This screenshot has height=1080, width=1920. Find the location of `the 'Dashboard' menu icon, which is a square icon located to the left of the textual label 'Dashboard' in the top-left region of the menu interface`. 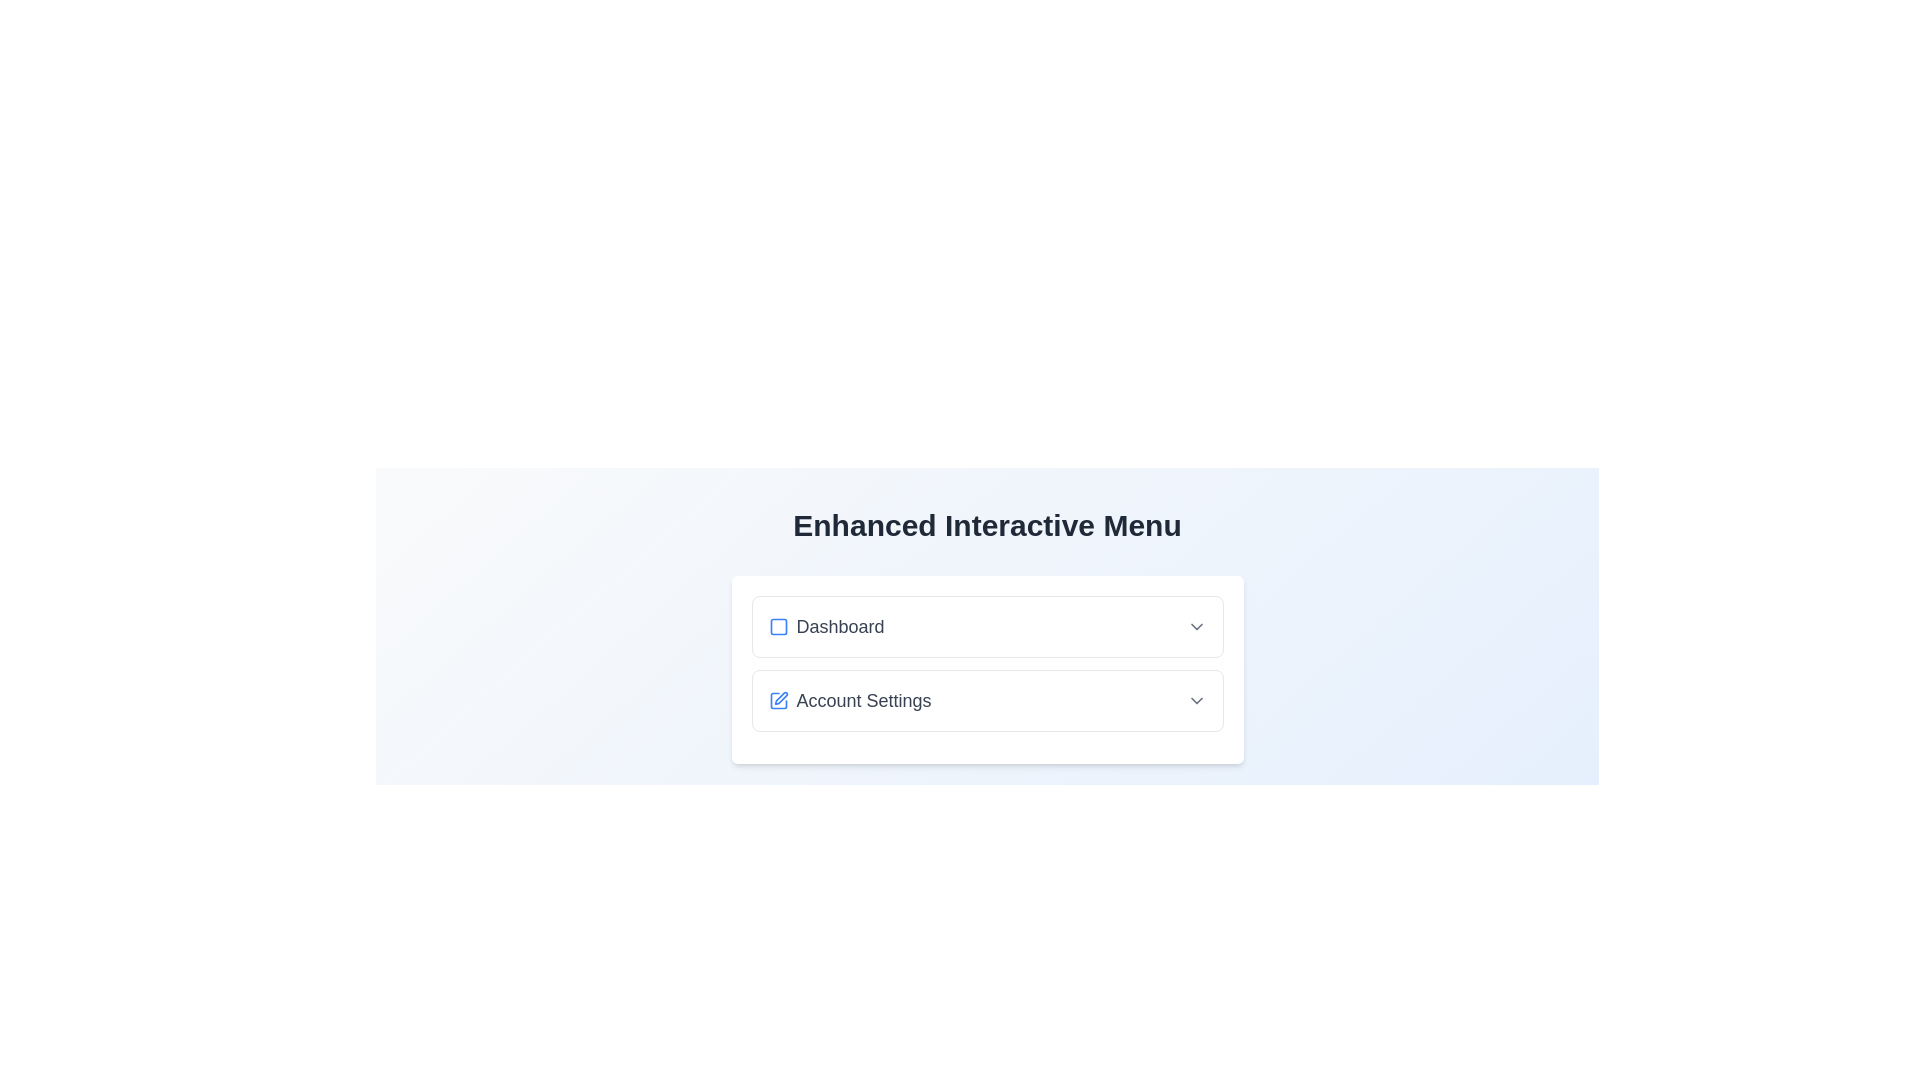

the 'Dashboard' menu icon, which is a square icon located to the left of the textual label 'Dashboard' in the top-left region of the menu interface is located at coordinates (777, 626).